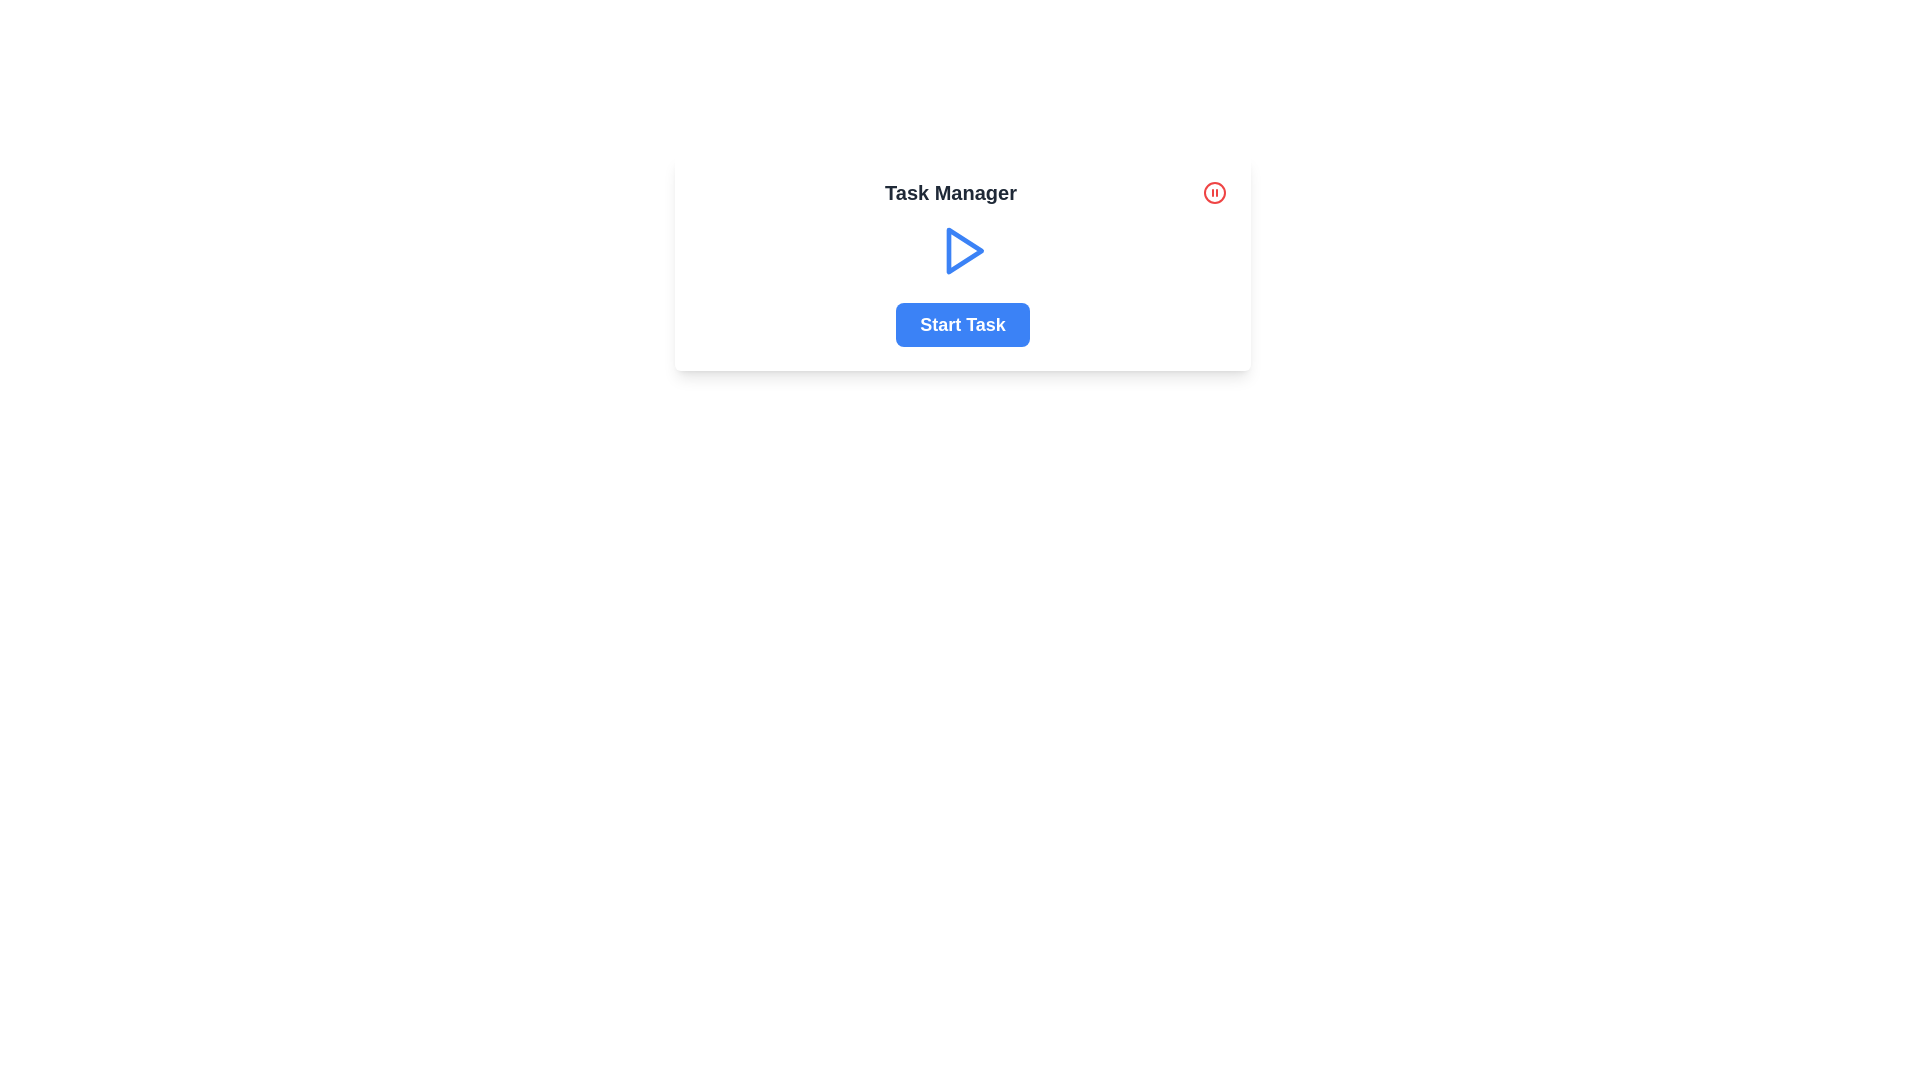 This screenshot has height=1080, width=1920. What do you see at coordinates (963, 249) in the screenshot?
I see `the play icon located below the 'Task Manager' title and above the 'Start Task' button` at bounding box center [963, 249].